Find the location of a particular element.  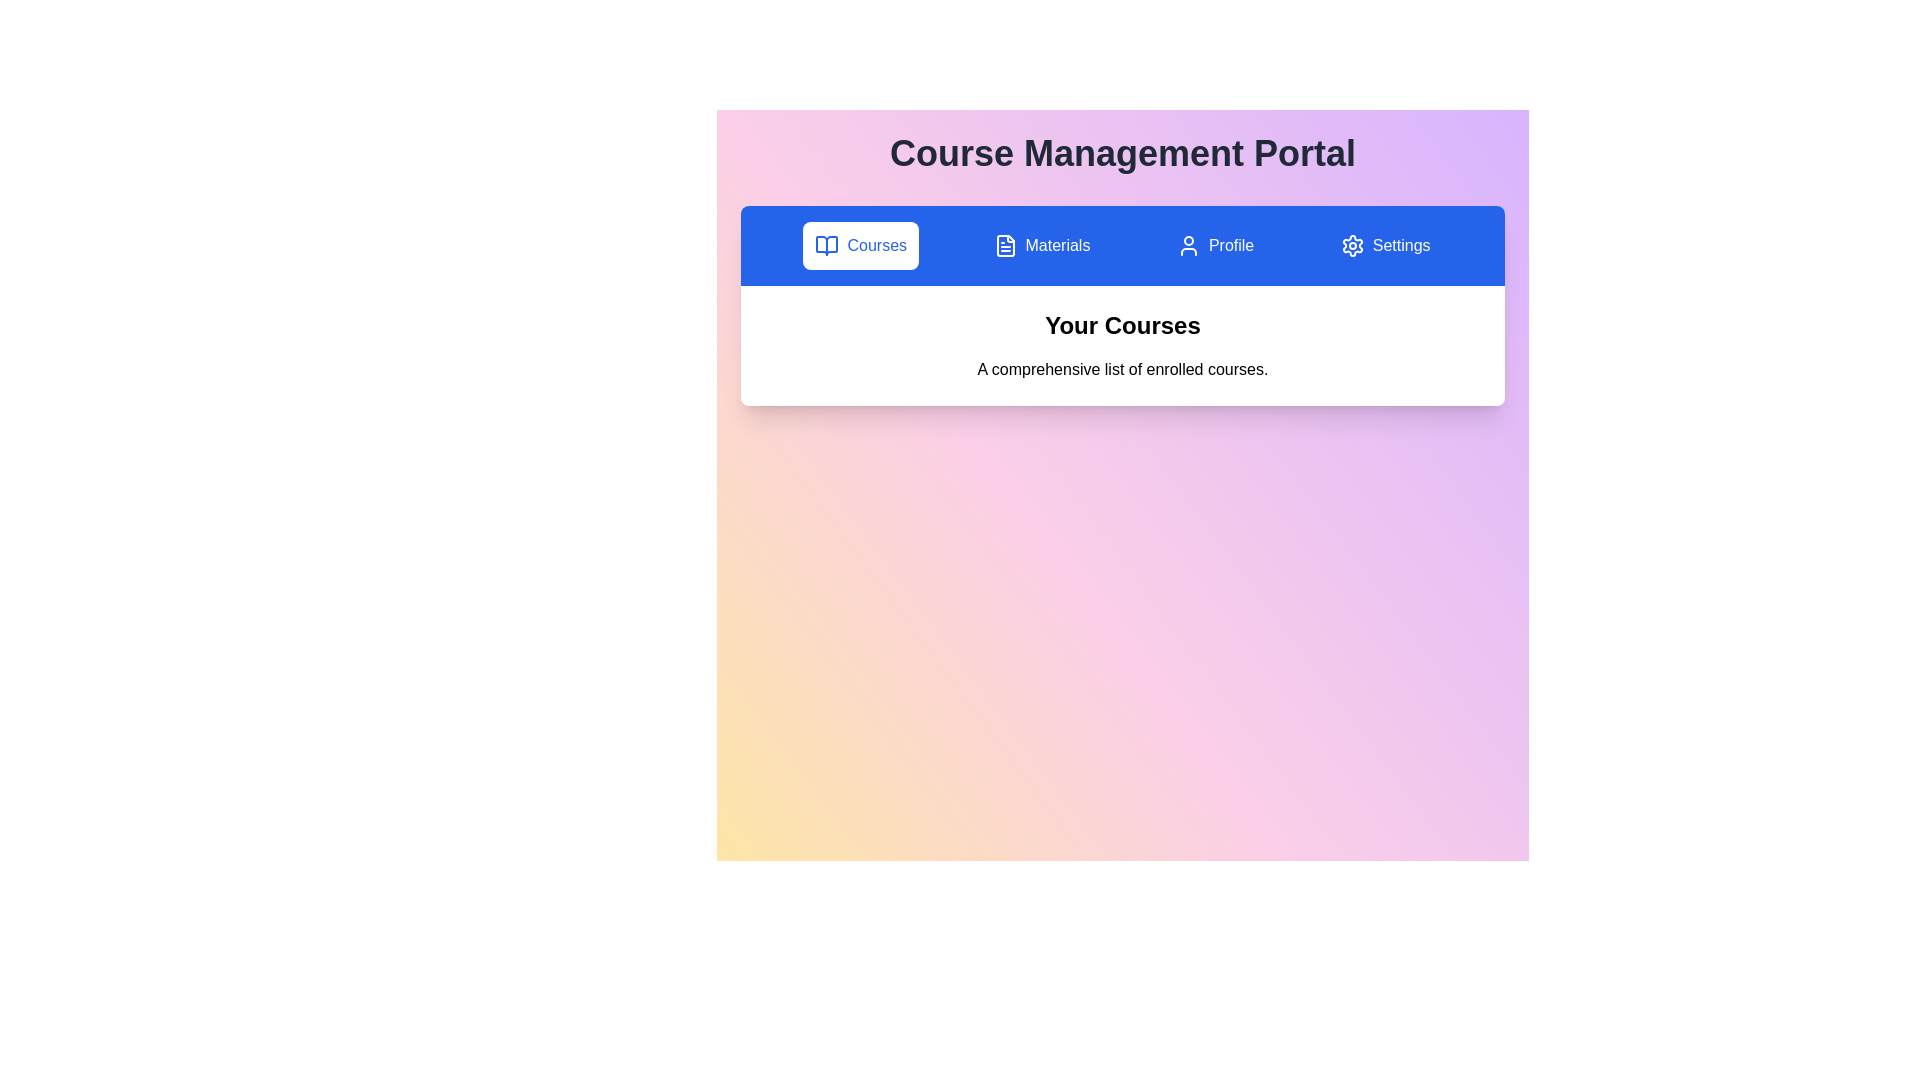

the 'Profile' icon in the navigation bar, which serves as a visual representation for accessing user-related settings or information is located at coordinates (1188, 245).